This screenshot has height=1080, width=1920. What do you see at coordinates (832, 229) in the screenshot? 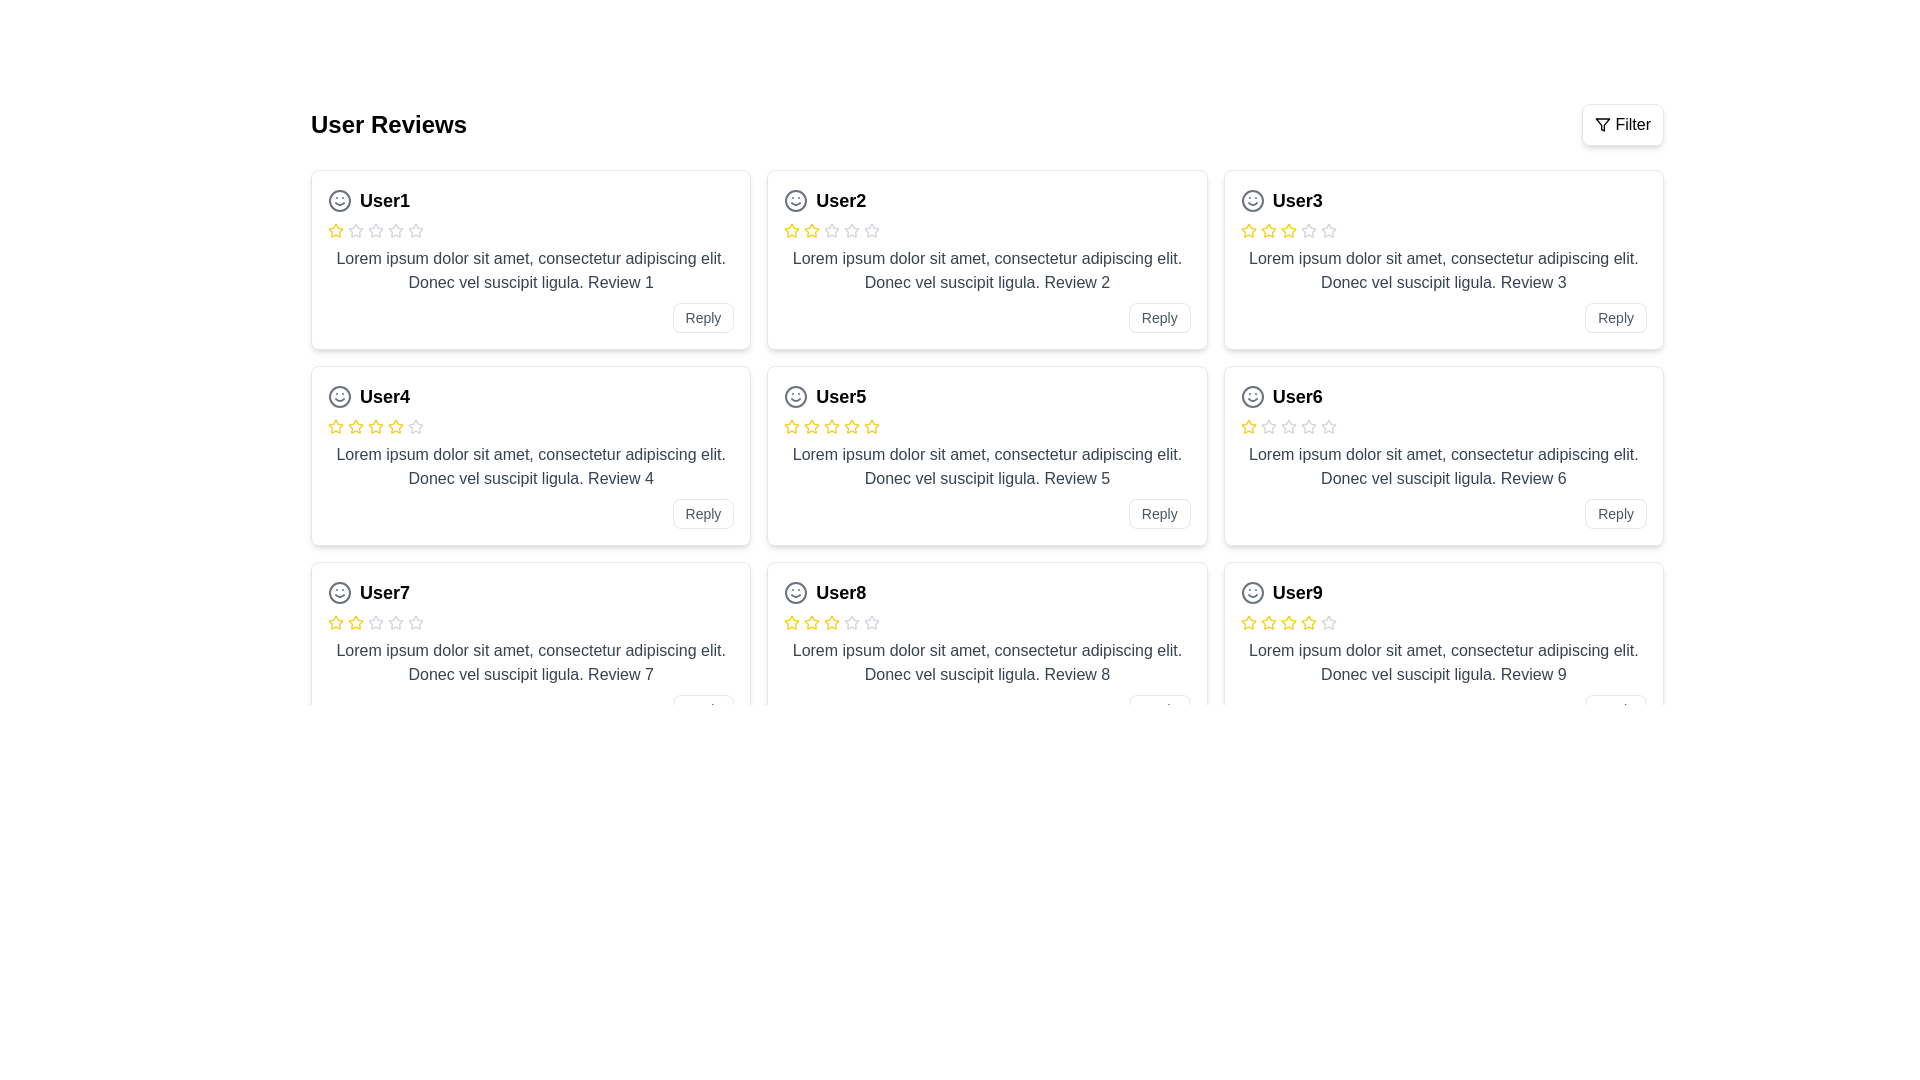
I see `the second star icon in the rating component of the first review card` at bounding box center [832, 229].